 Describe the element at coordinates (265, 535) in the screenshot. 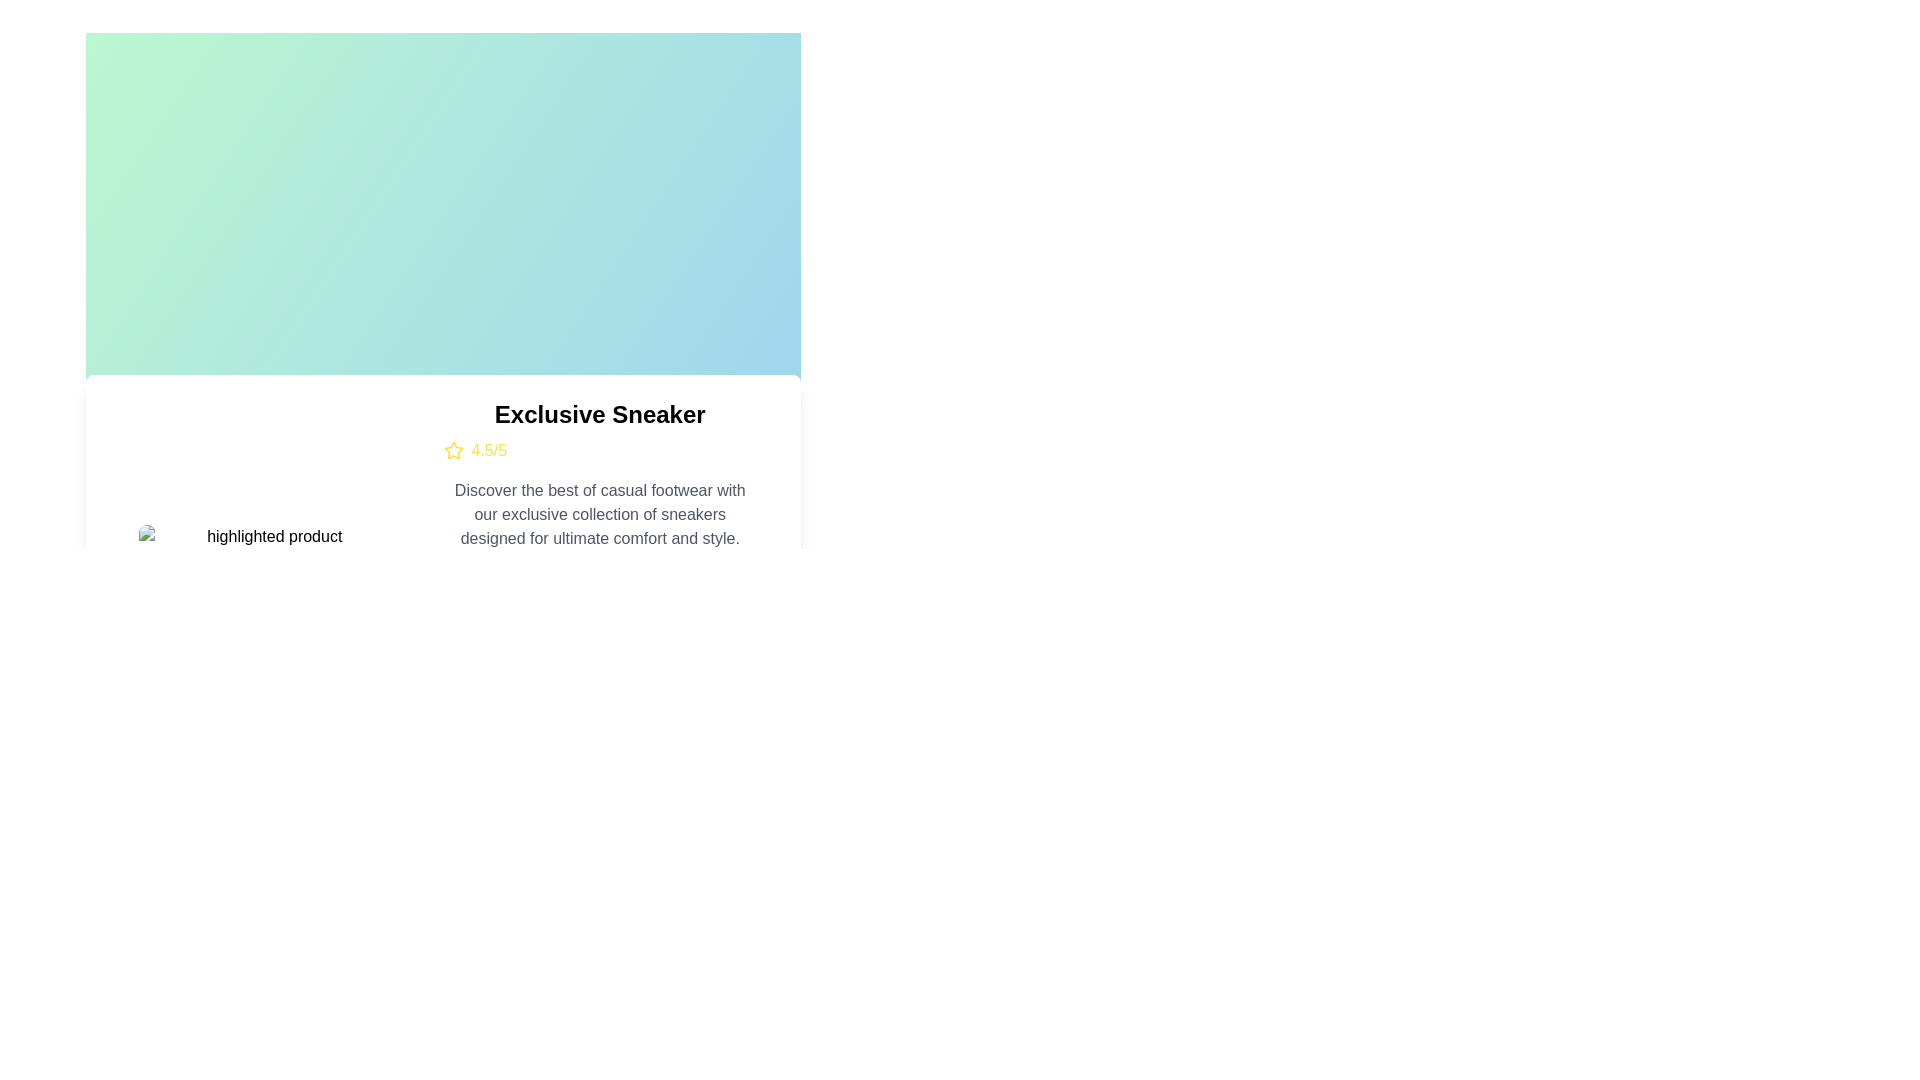

I see `the image element with the alt attribute 'highlighted product'` at that location.